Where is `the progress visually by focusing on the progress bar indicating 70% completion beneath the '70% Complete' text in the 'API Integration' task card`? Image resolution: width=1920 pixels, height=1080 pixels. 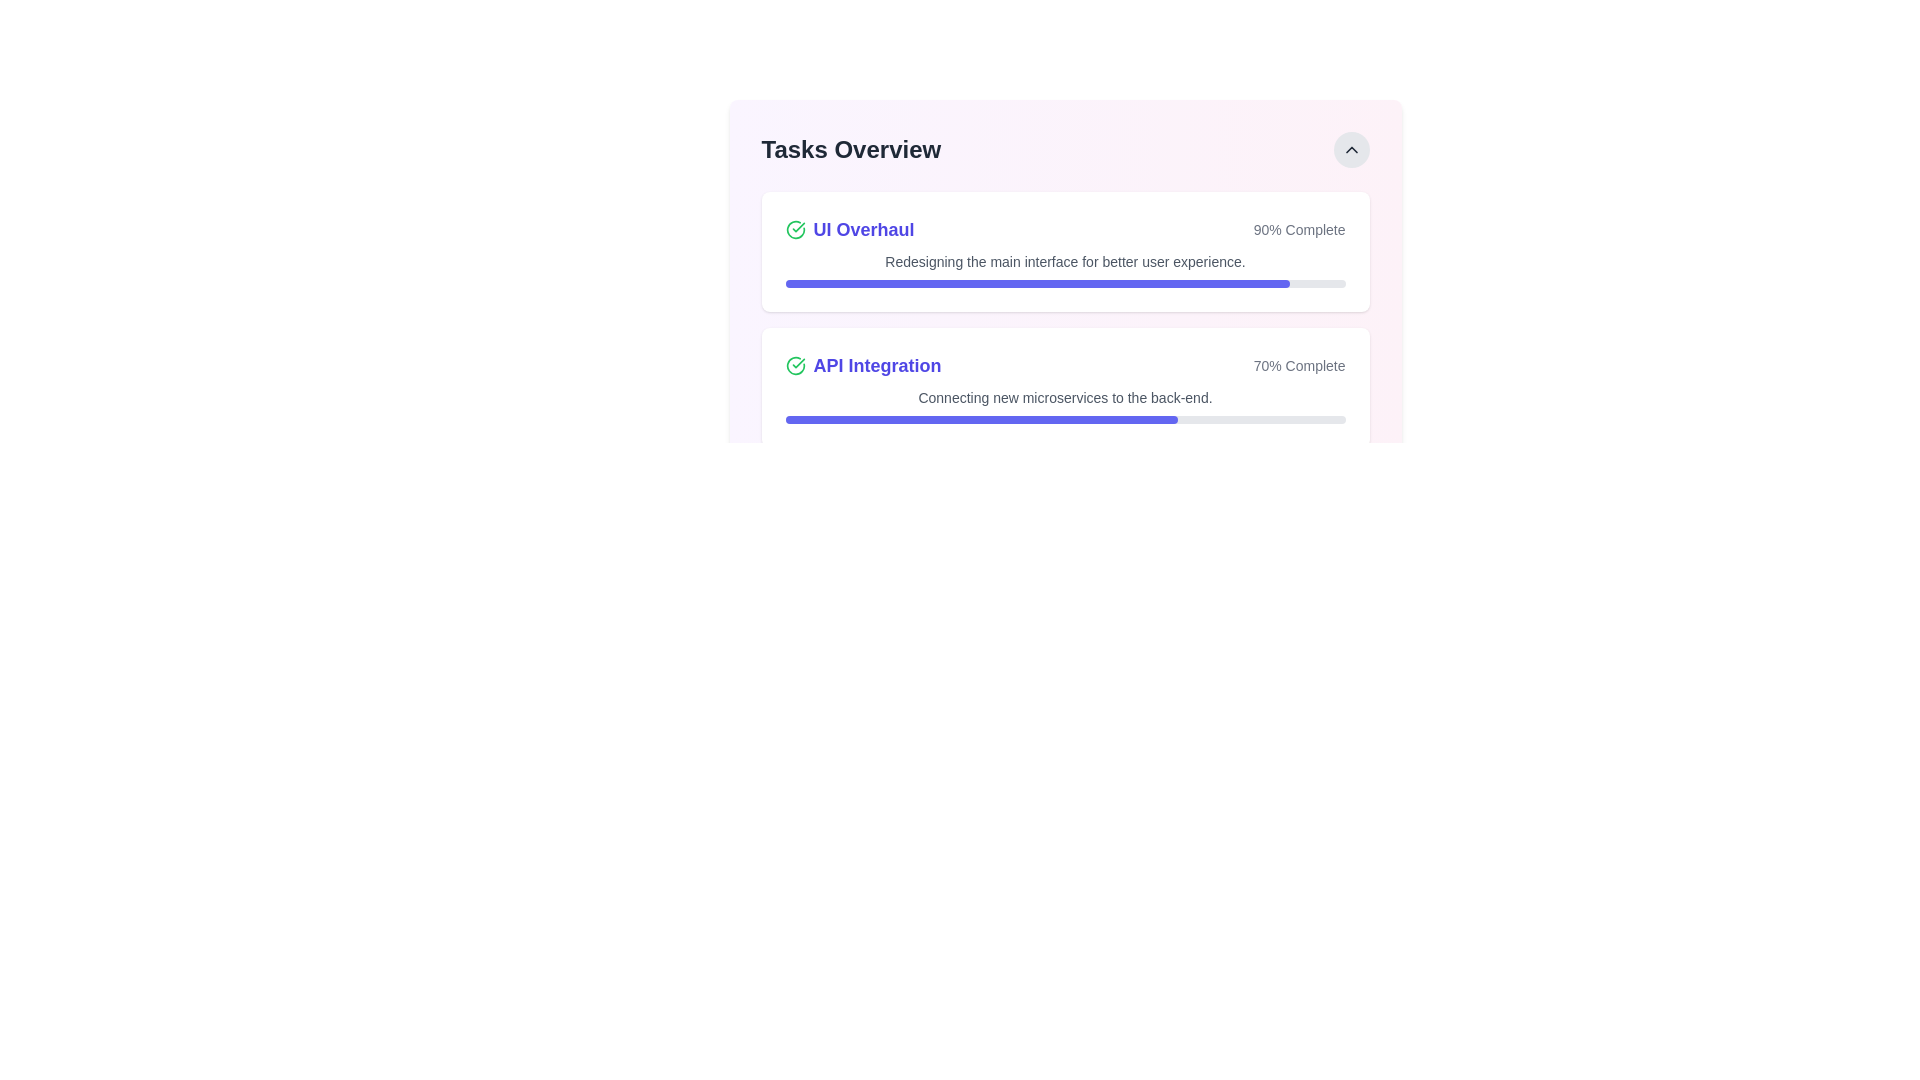
the progress visually by focusing on the progress bar indicating 70% completion beneath the '70% Complete' text in the 'API Integration' task card is located at coordinates (1064, 419).